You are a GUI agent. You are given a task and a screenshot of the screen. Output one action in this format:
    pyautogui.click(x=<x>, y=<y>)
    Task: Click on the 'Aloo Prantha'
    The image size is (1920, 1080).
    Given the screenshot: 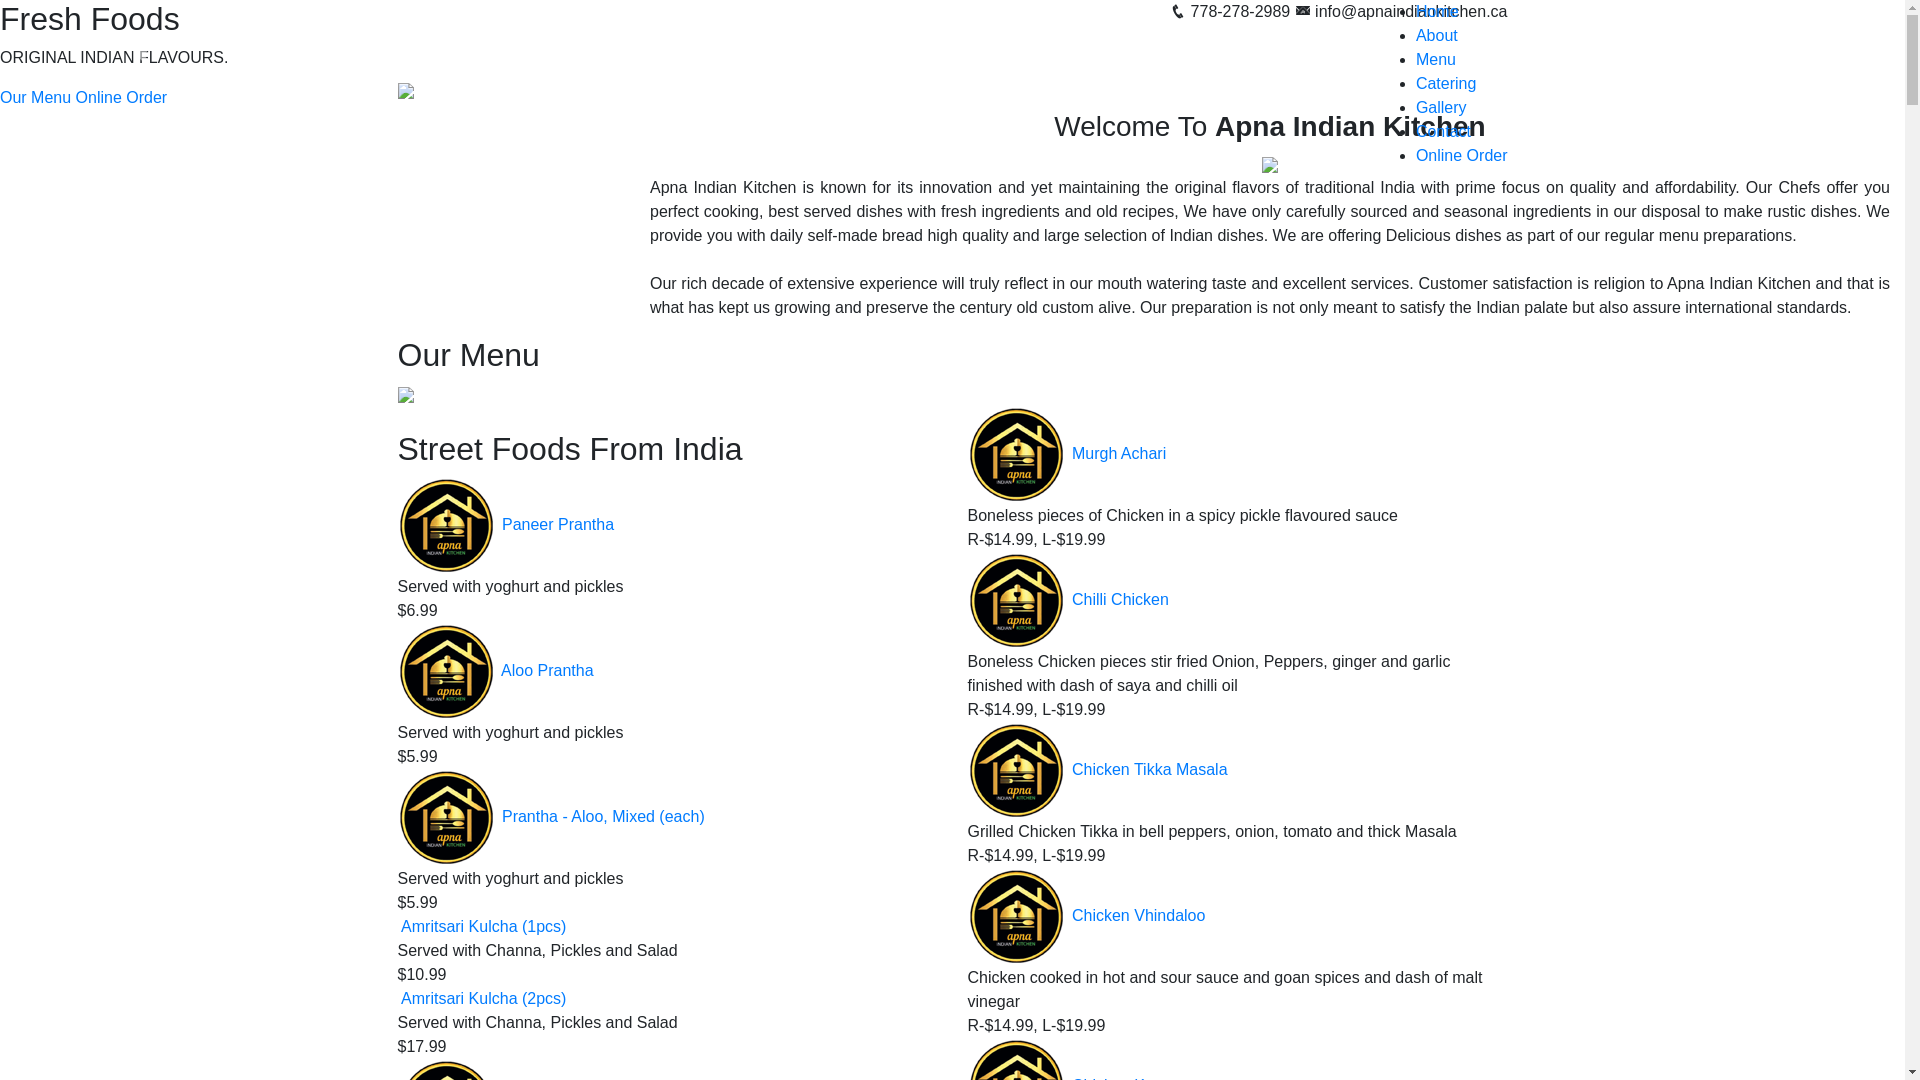 What is the action you would take?
    pyautogui.click(x=500, y=670)
    